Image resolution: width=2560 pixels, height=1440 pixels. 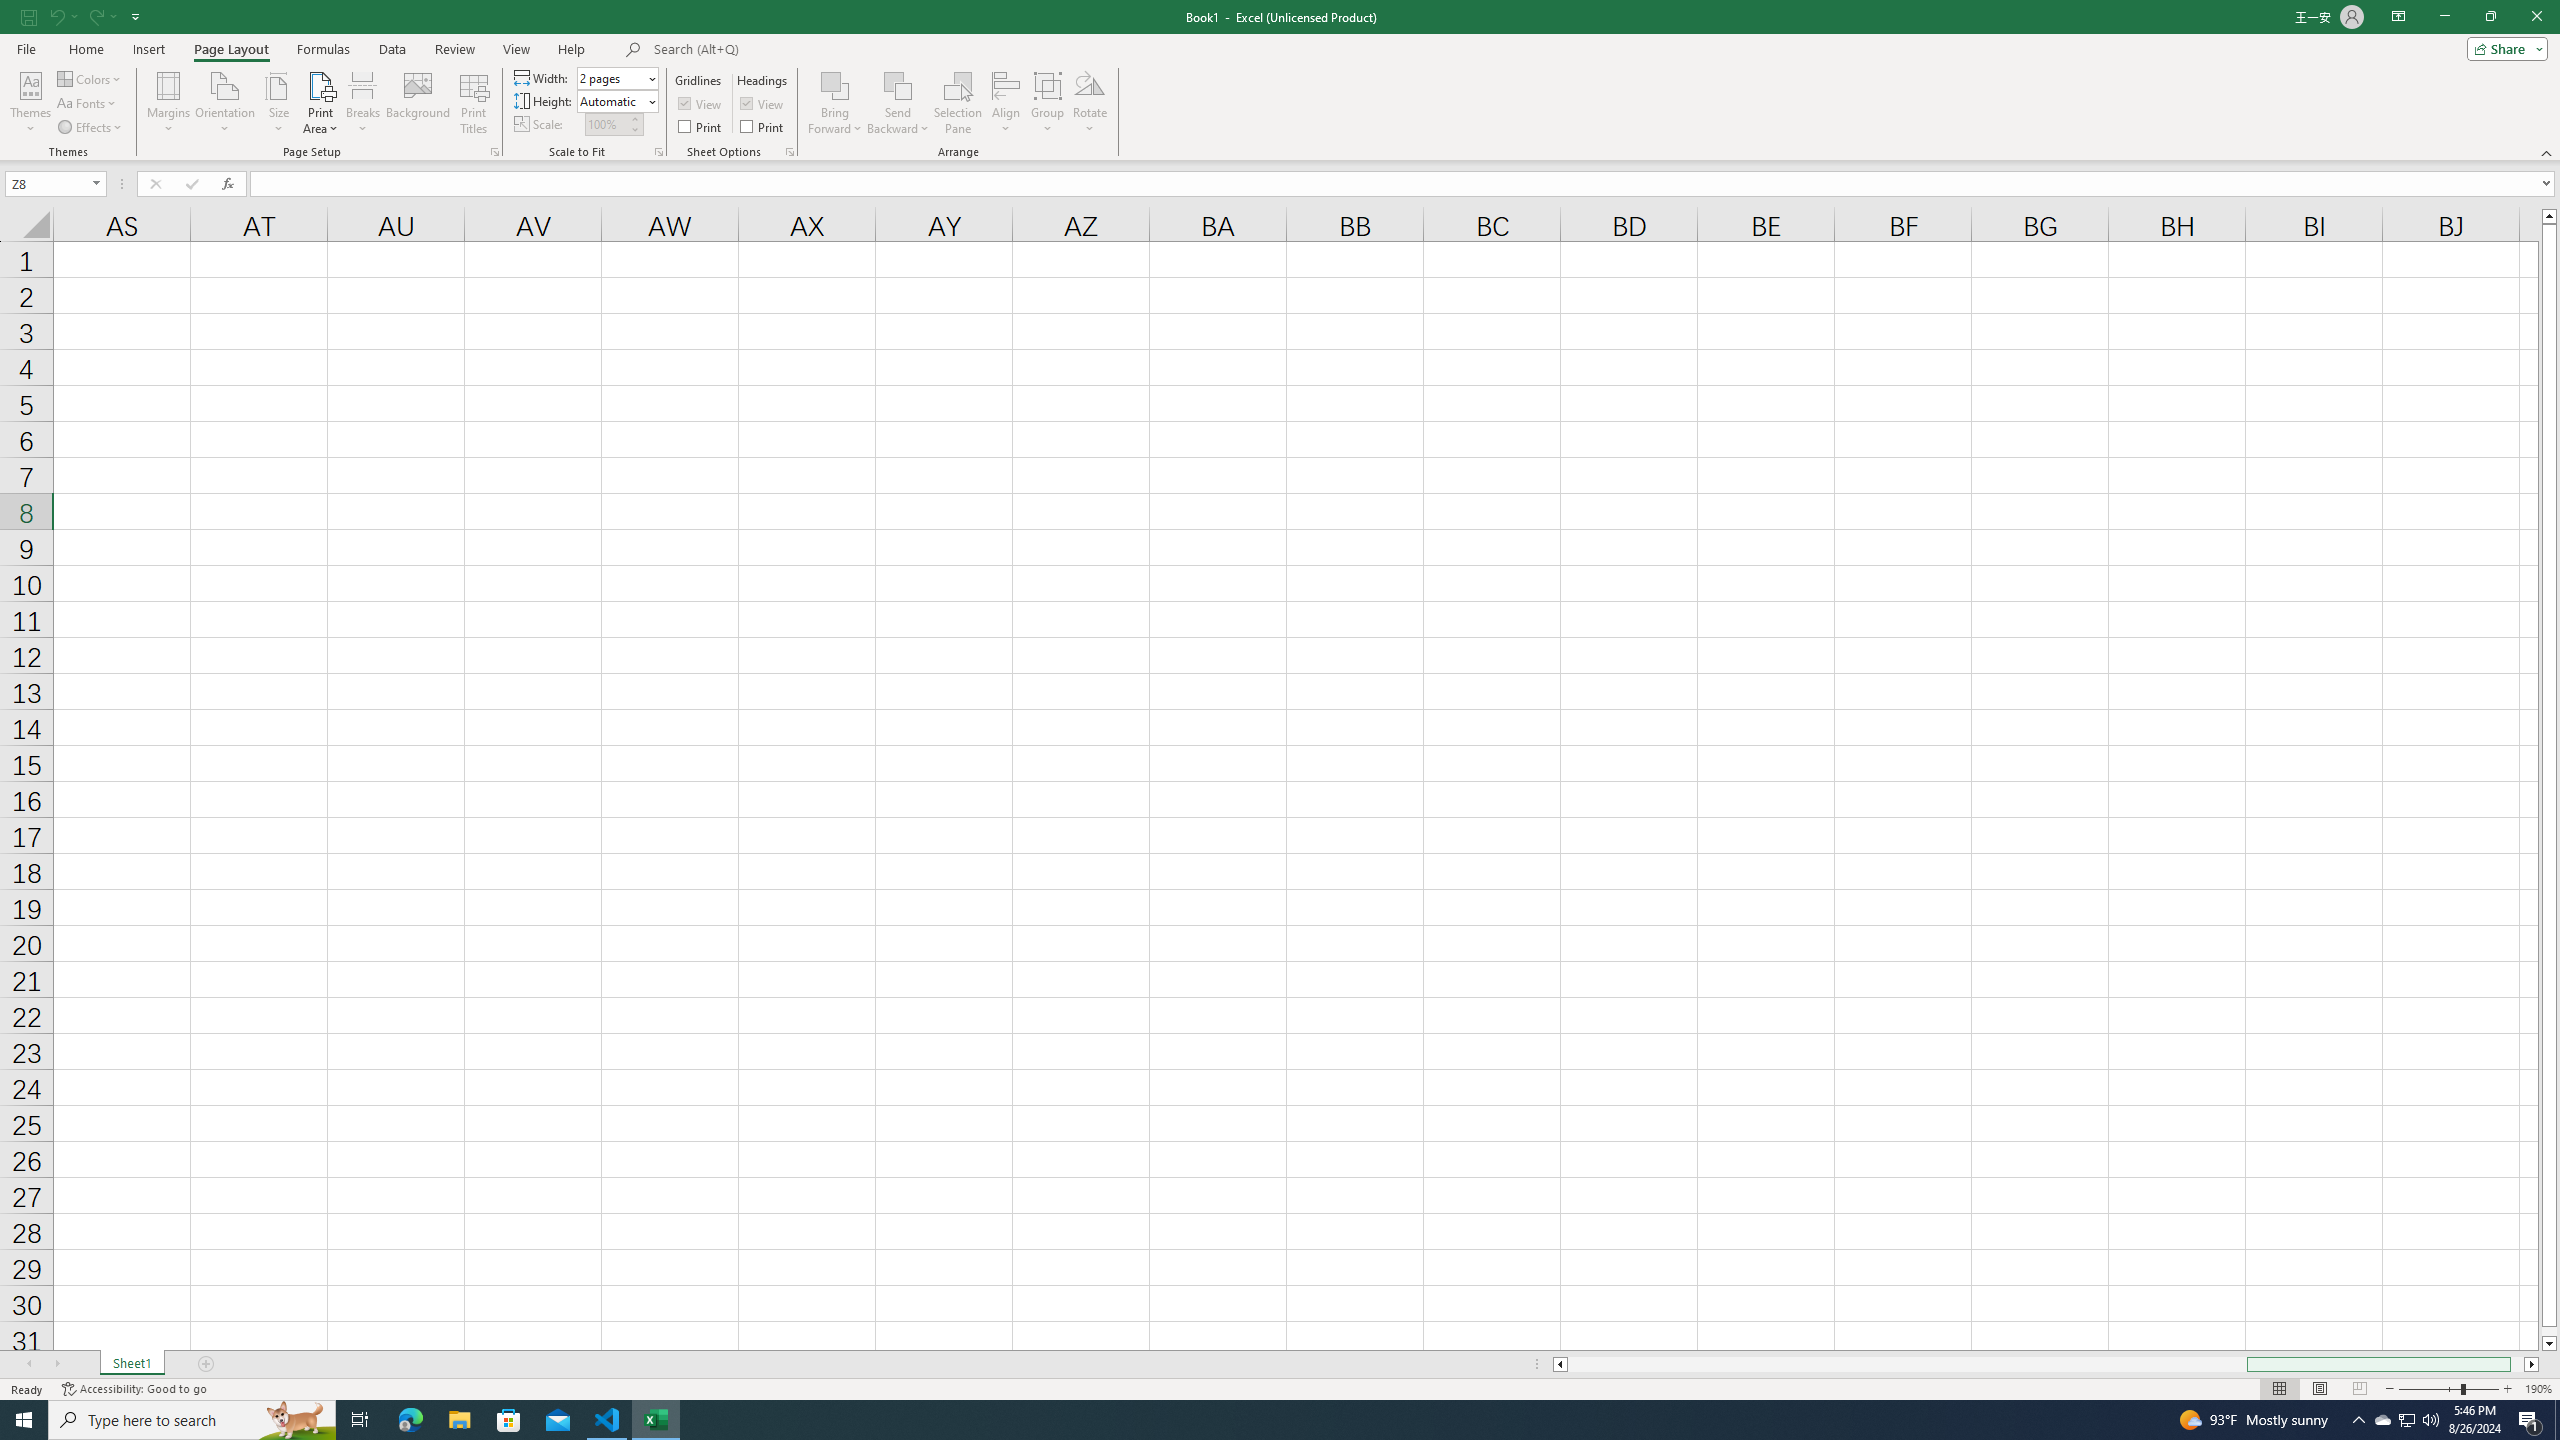 What do you see at coordinates (89, 78) in the screenshot?
I see `'Colors'` at bounding box center [89, 78].